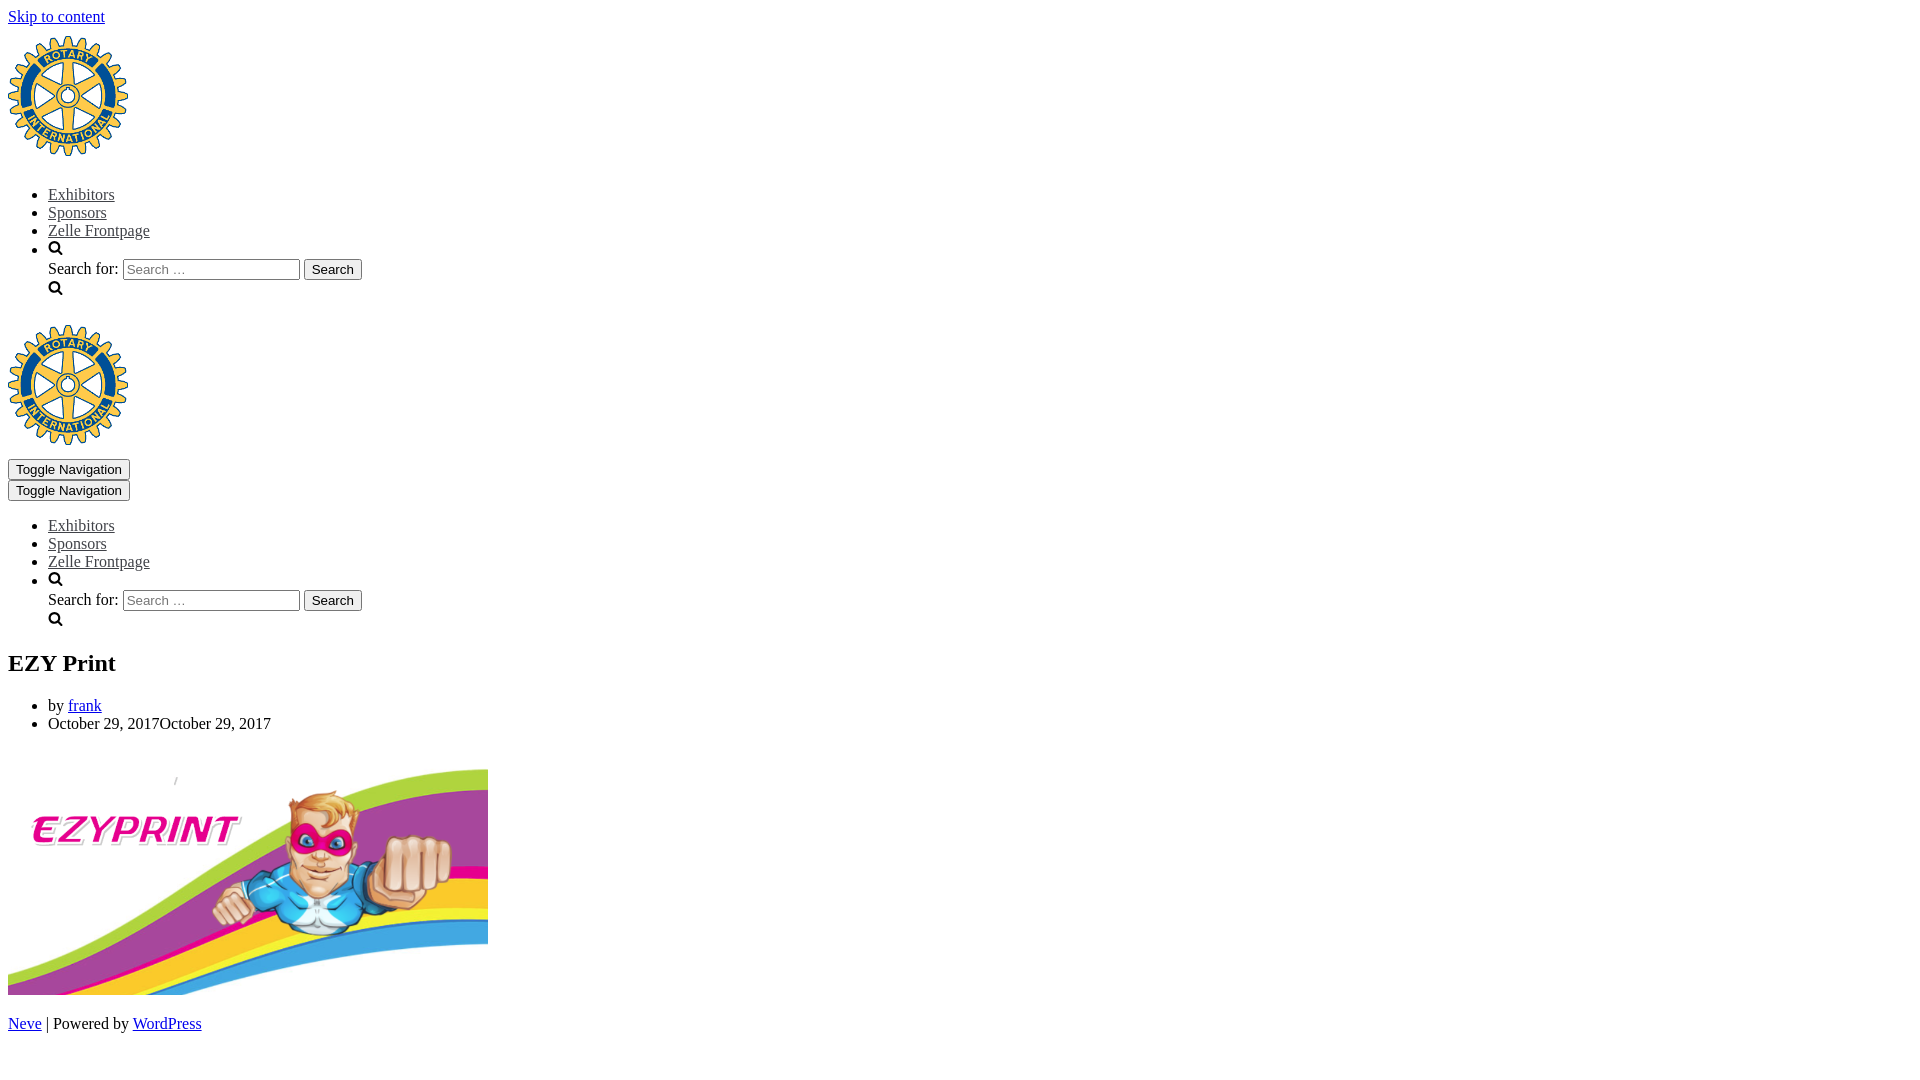 This screenshot has height=1080, width=1920. What do you see at coordinates (77, 212) in the screenshot?
I see `'Sponsors'` at bounding box center [77, 212].